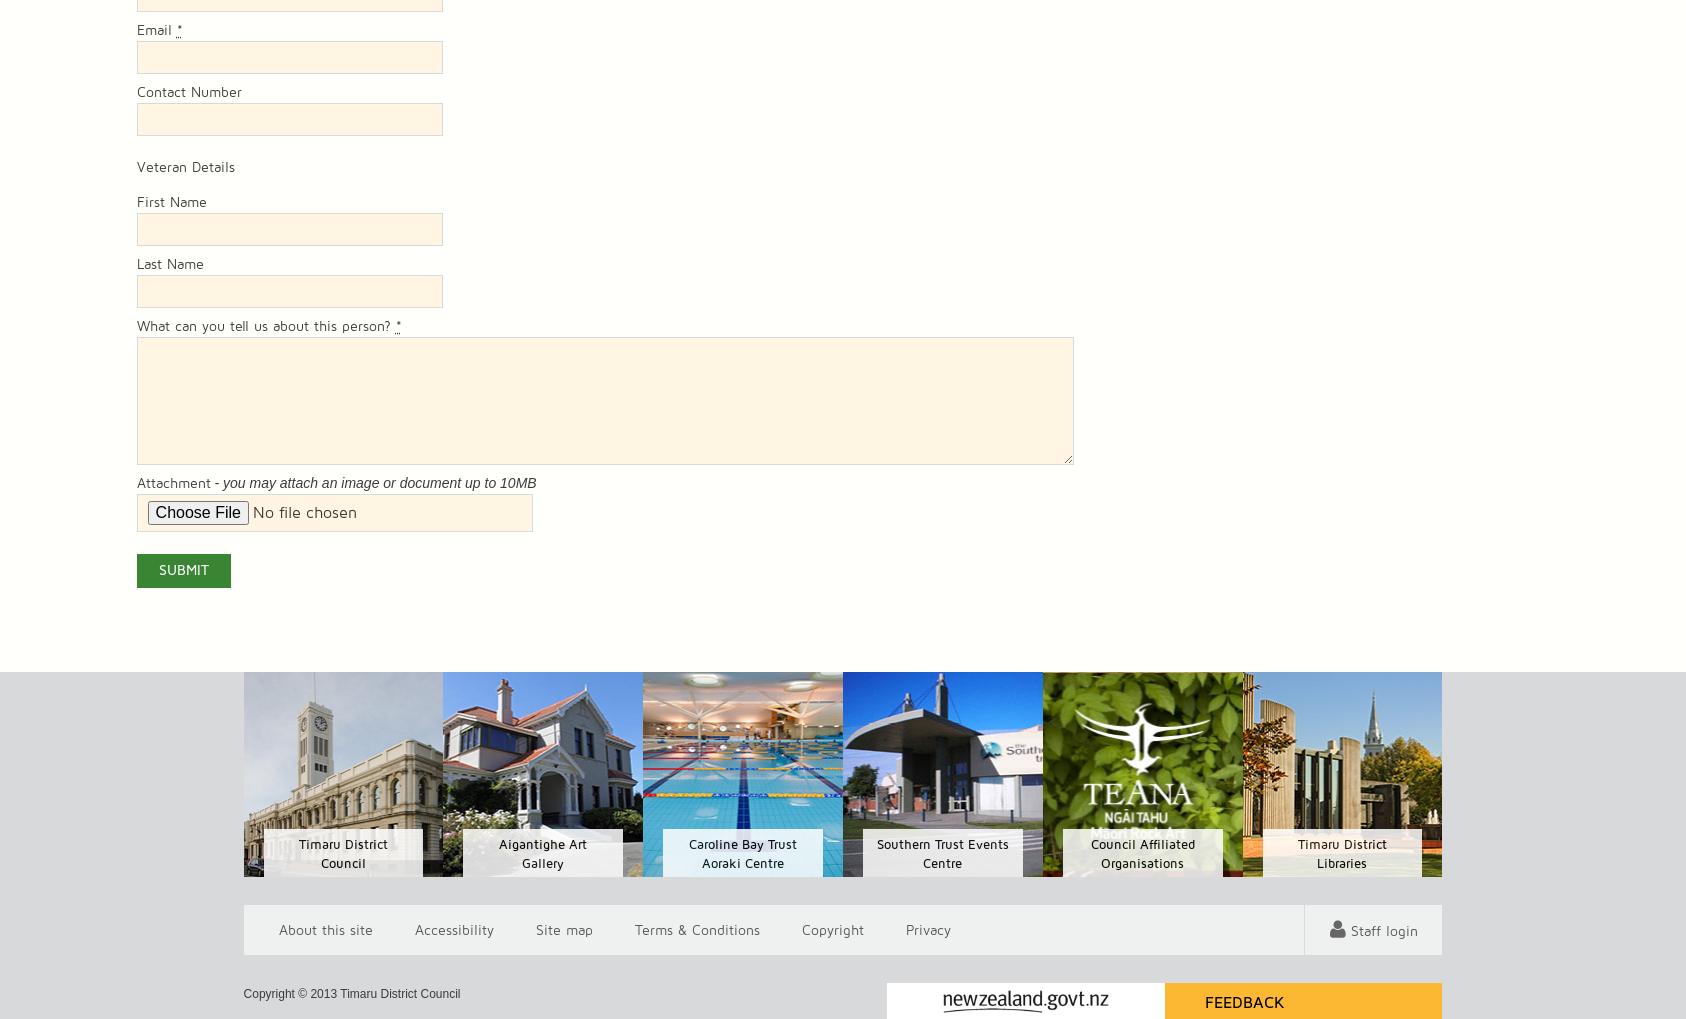 This screenshot has width=1686, height=1019. Describe the element at coordinates (155, 29) in the screenshot. I see `'Email'` at that location.